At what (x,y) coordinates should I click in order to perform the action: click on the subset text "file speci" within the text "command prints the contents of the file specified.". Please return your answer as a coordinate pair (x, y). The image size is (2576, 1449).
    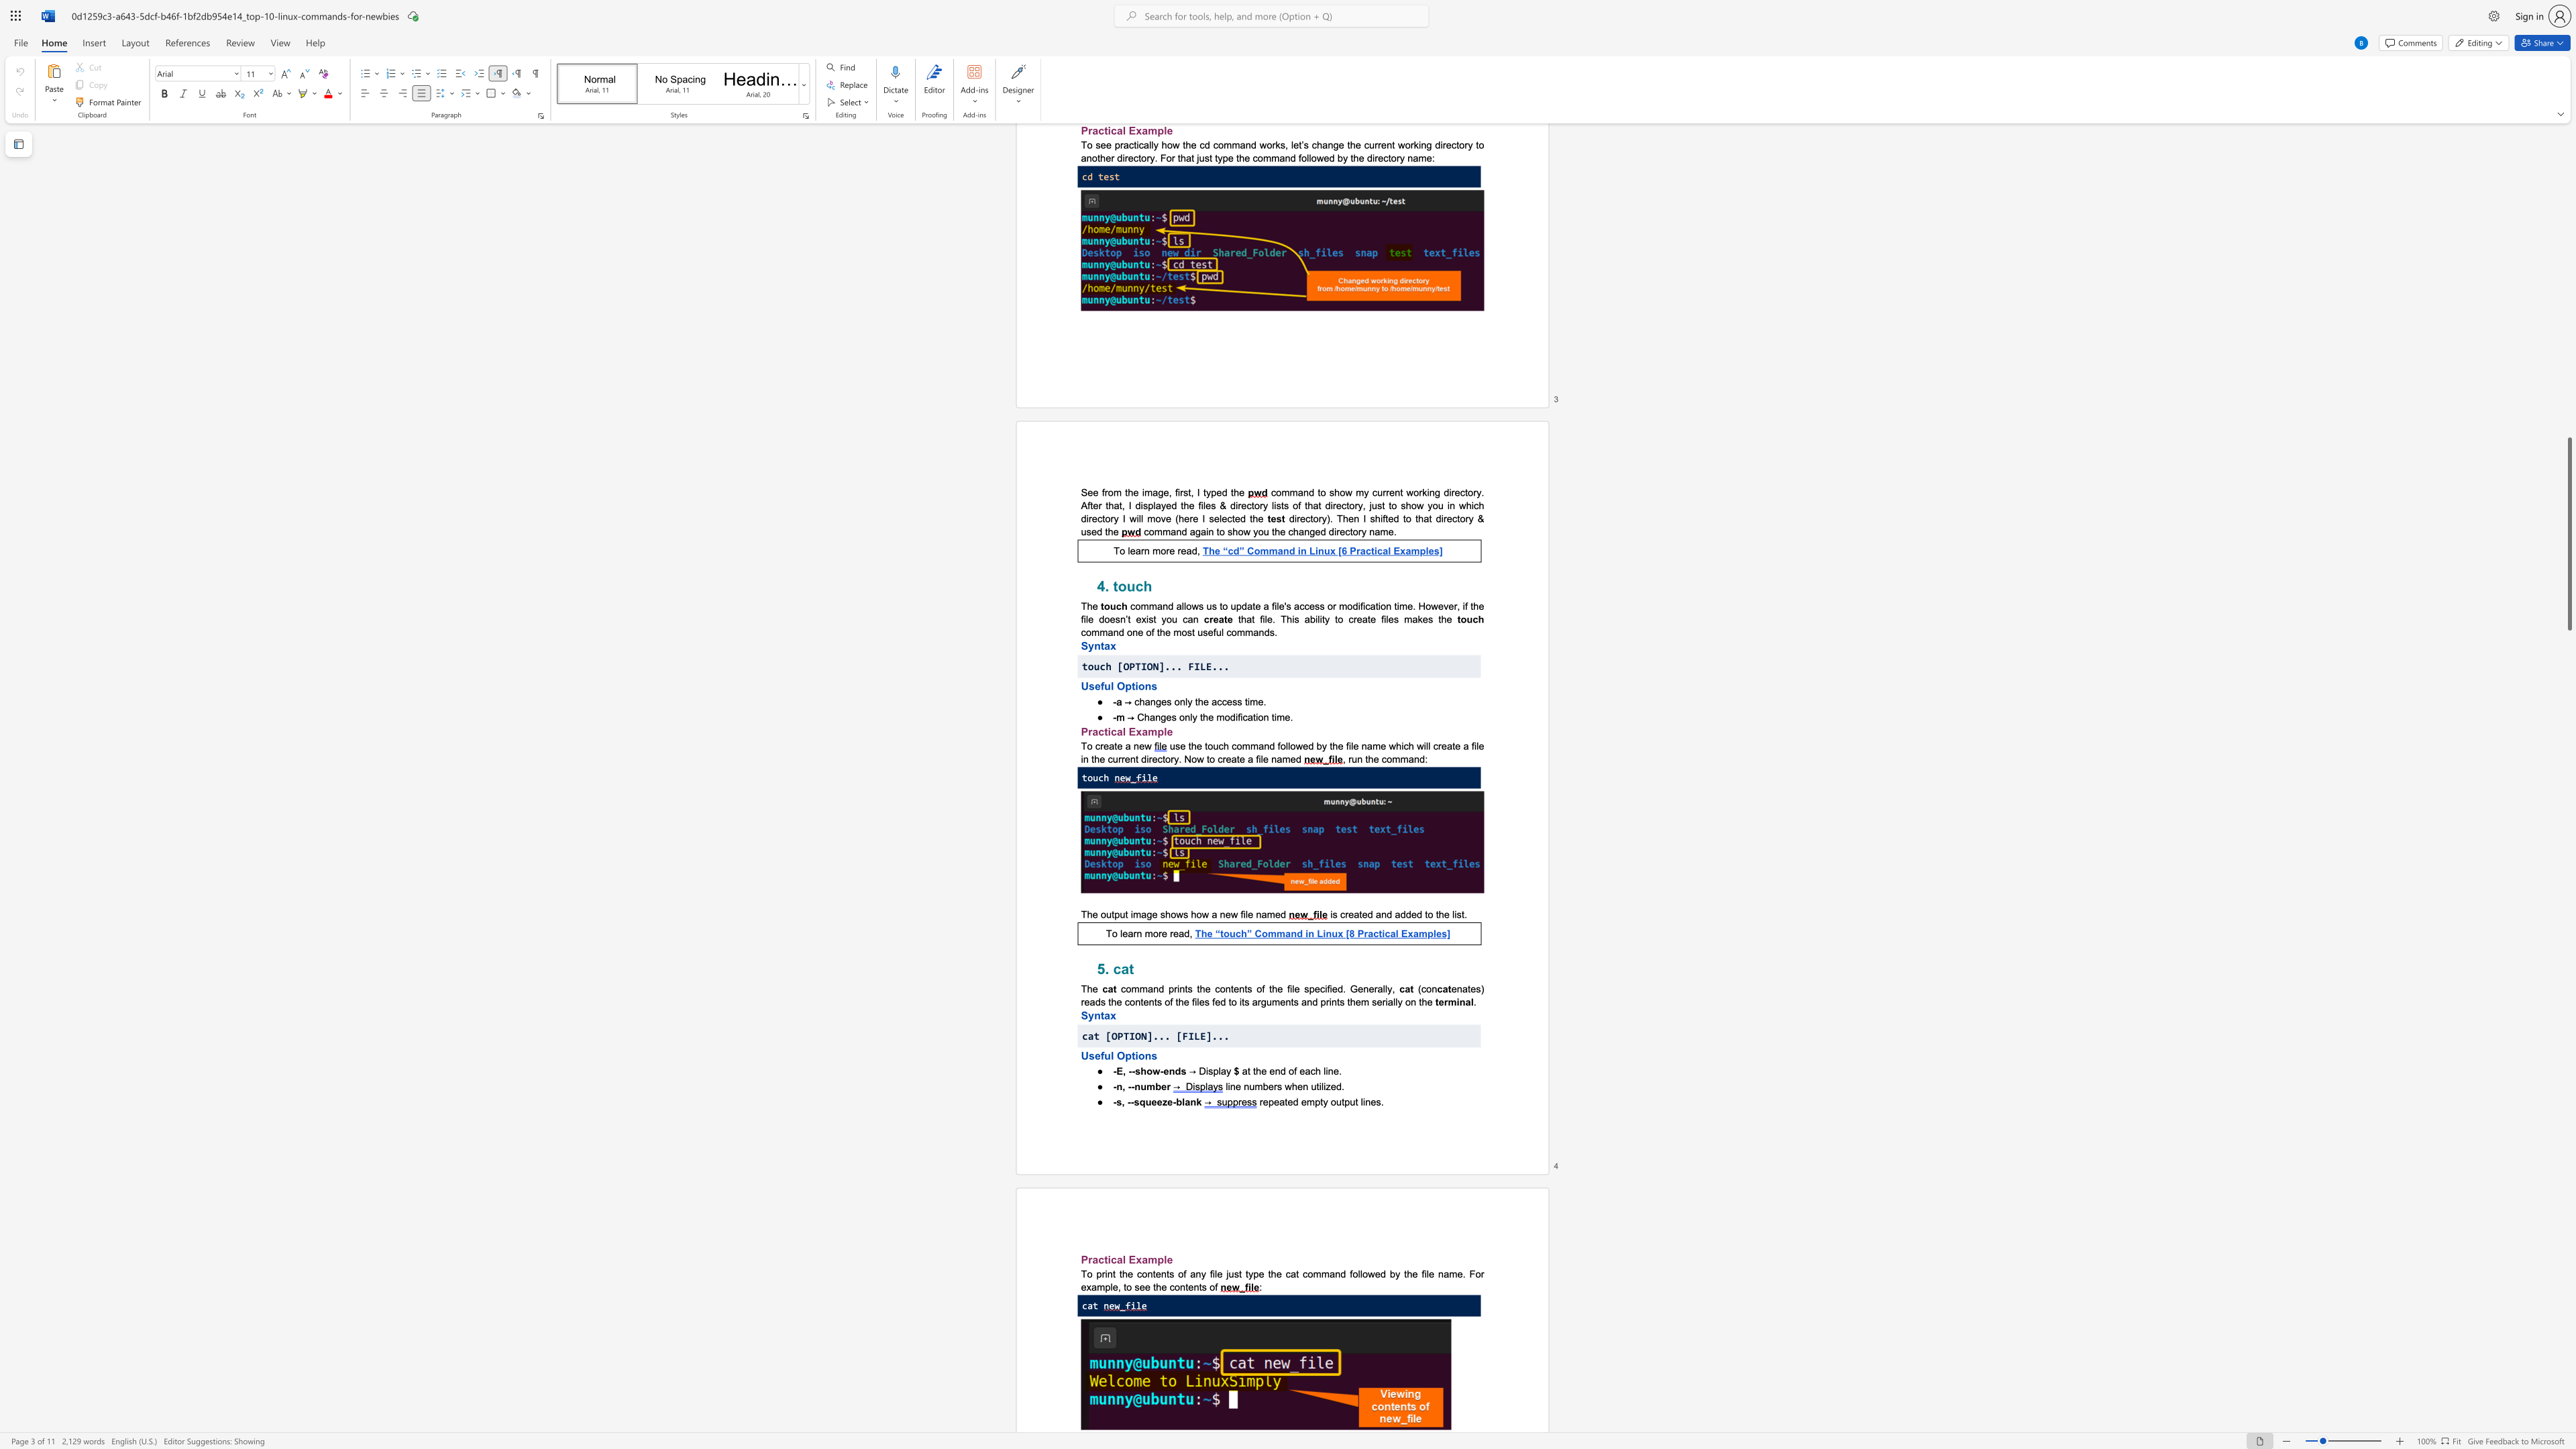
    Looking at the image, I should click on (1285, 989).